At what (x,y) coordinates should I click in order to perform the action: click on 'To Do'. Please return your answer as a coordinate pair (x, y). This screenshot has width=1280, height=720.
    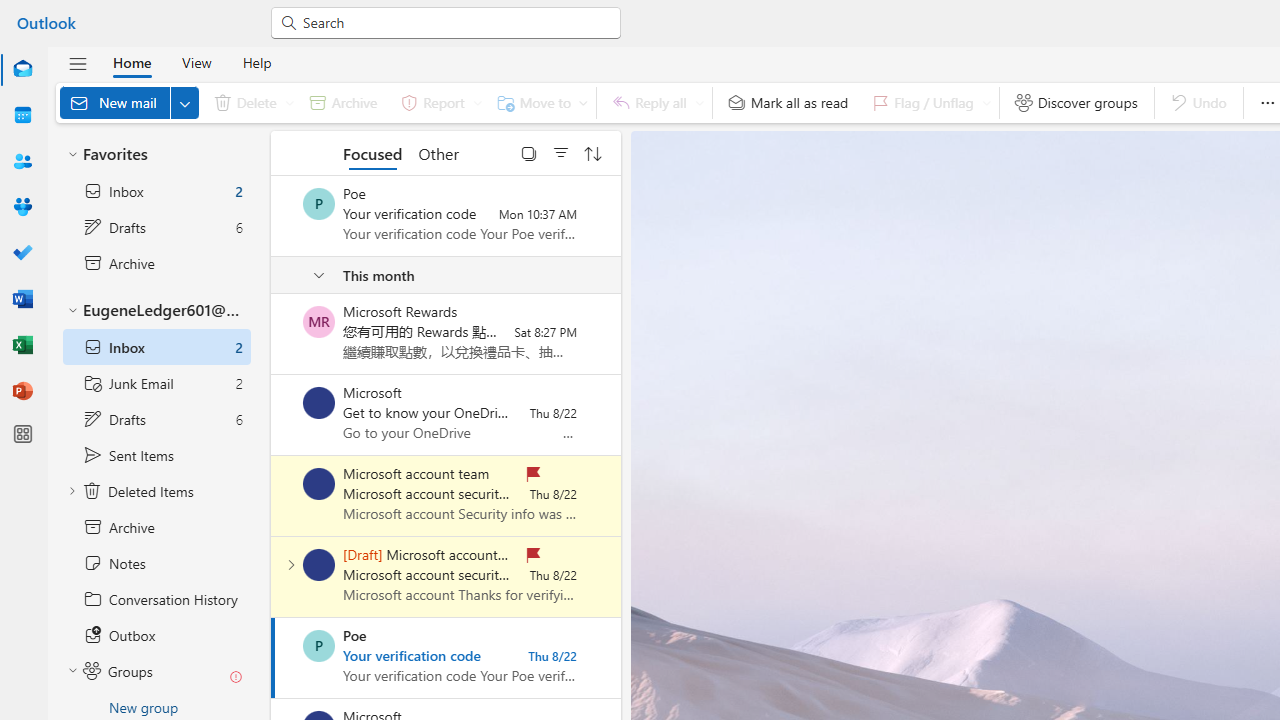
    Looking at the image, I should click on (23, 253).